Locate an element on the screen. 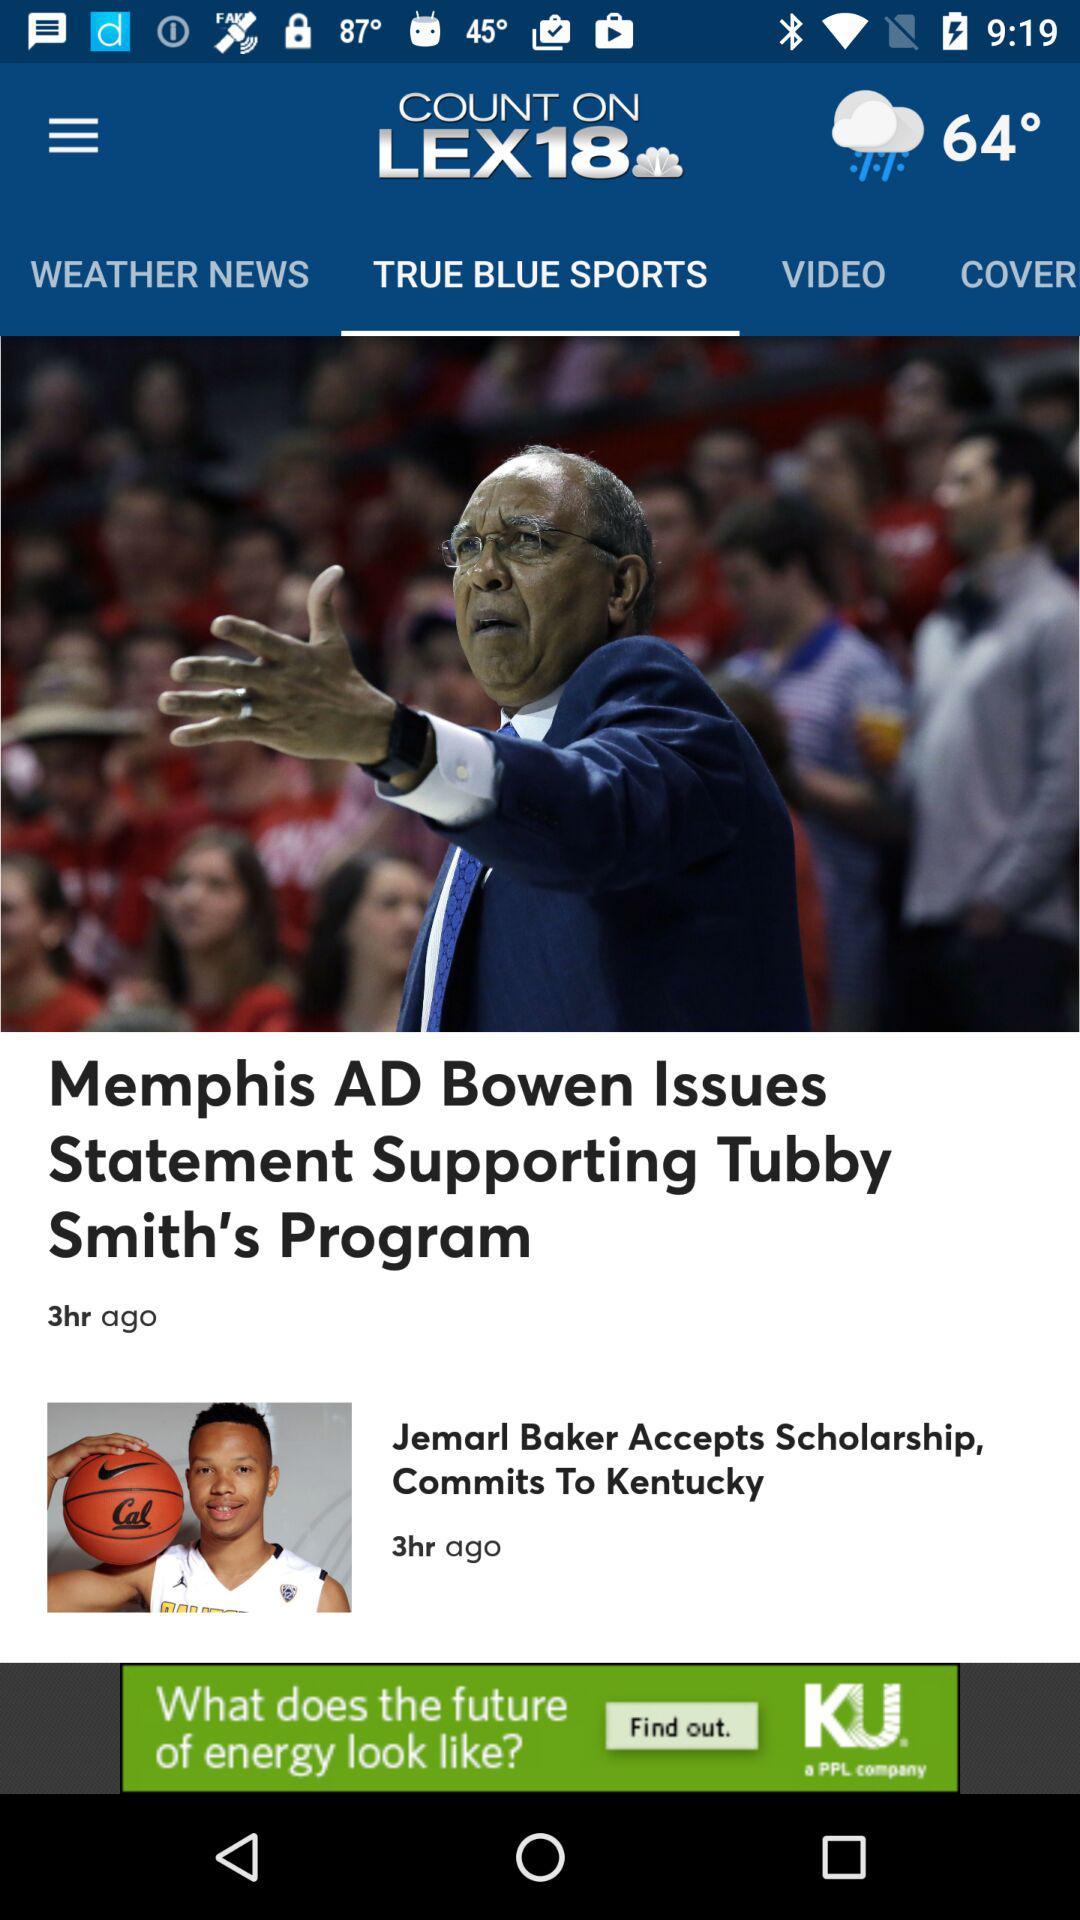 Image resolution: width=1080 pixels, height=1920 pixels. advertisement display is located at coordinates (540, 1727).